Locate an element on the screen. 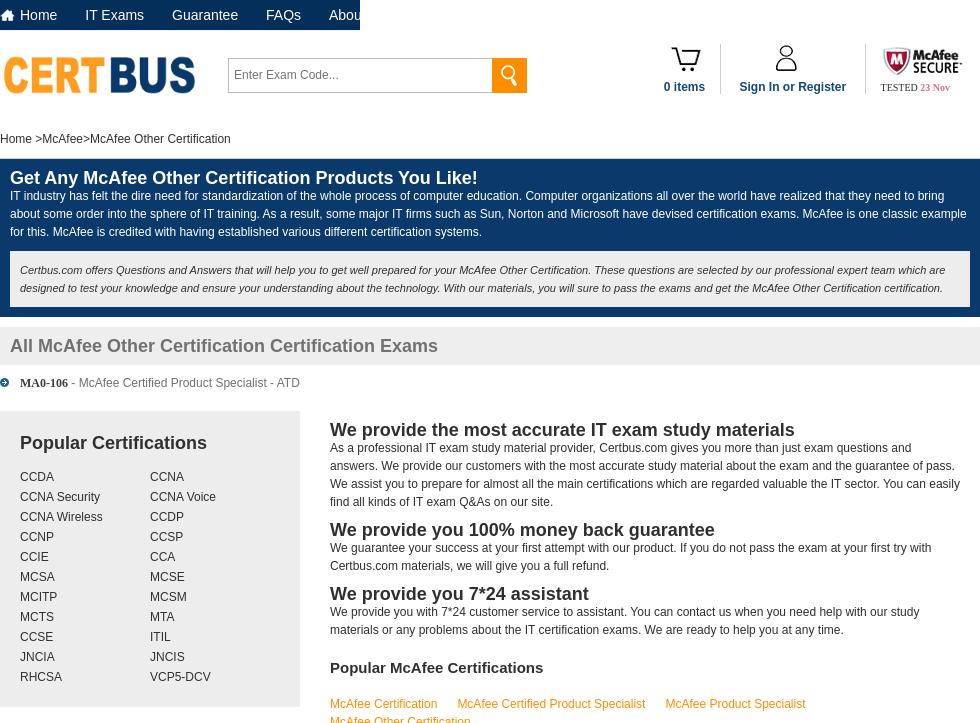 The height and width of the screenshot is (723, 980). 'Contact Us' is located at coordinates (448, 14).